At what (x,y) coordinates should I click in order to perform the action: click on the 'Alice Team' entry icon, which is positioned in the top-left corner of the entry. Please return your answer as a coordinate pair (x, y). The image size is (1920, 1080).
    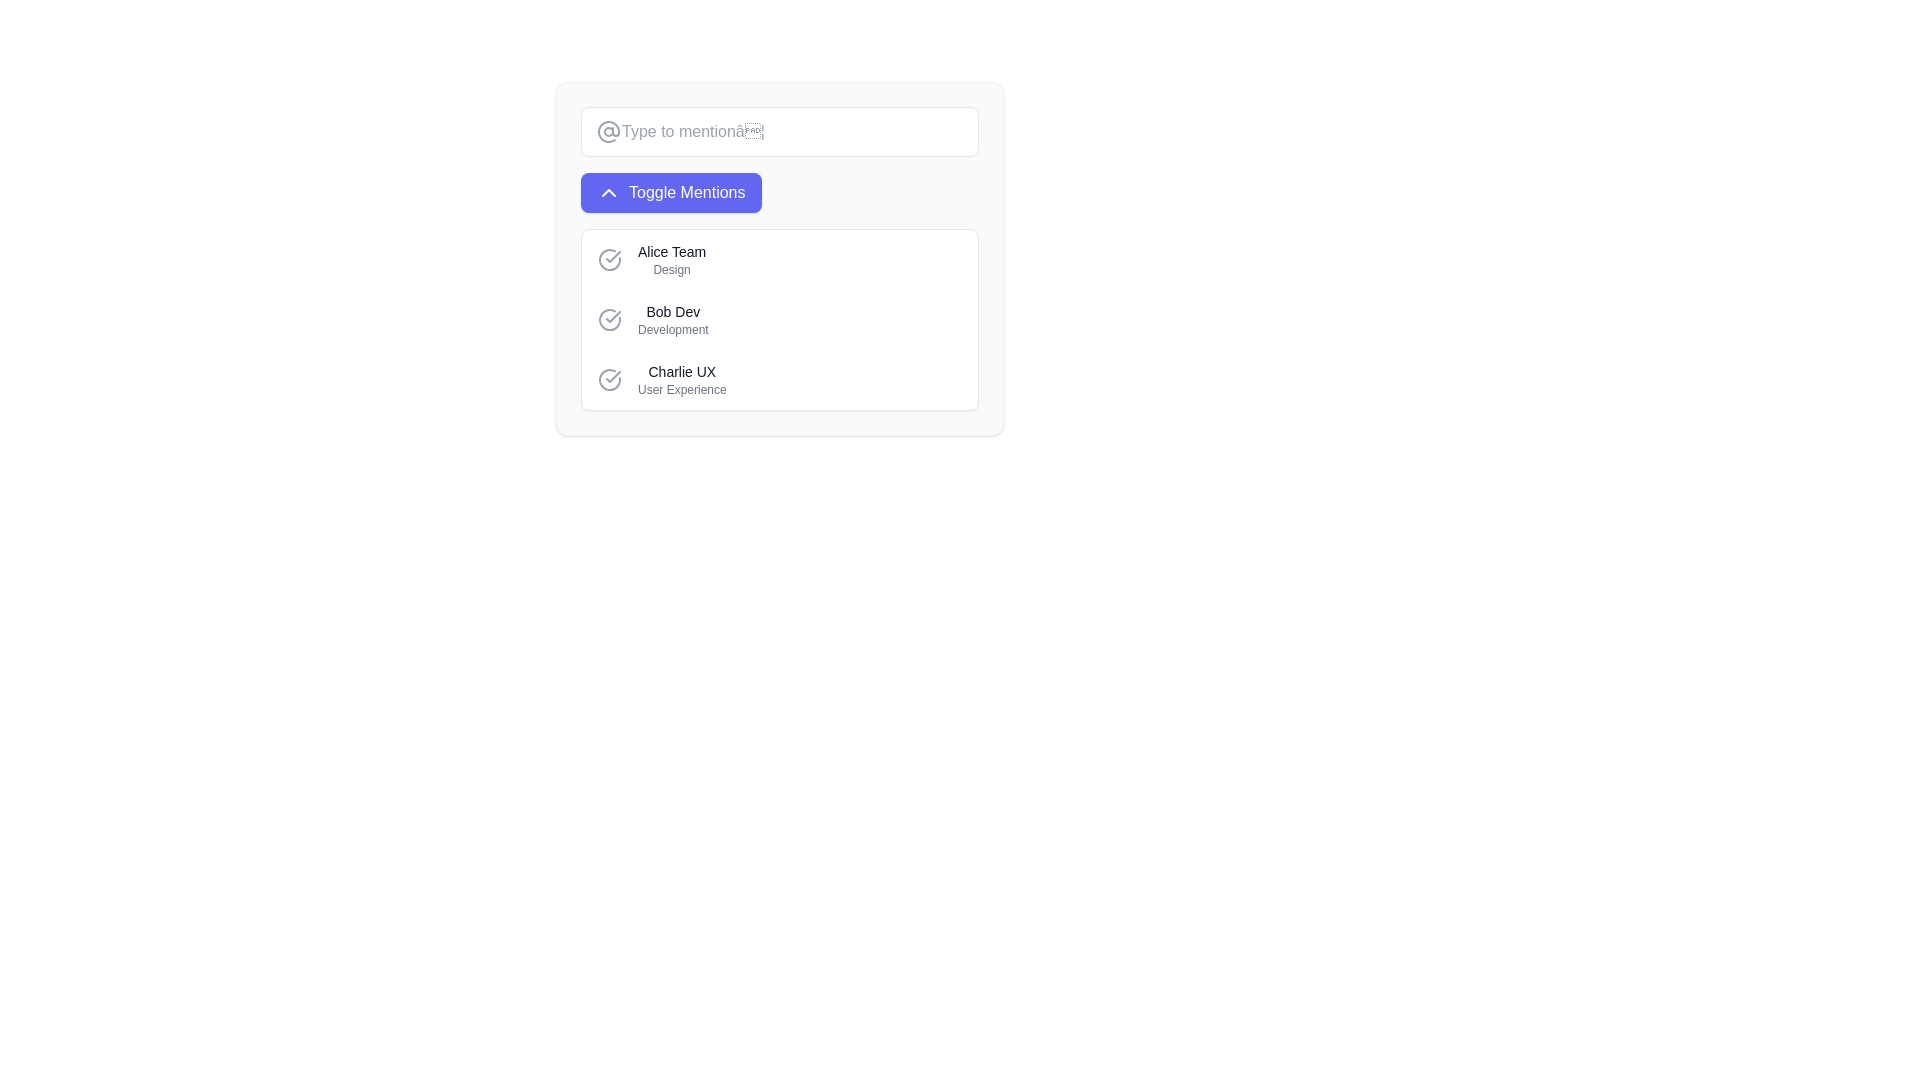
    Looking at the image, I should click on (608, 258).